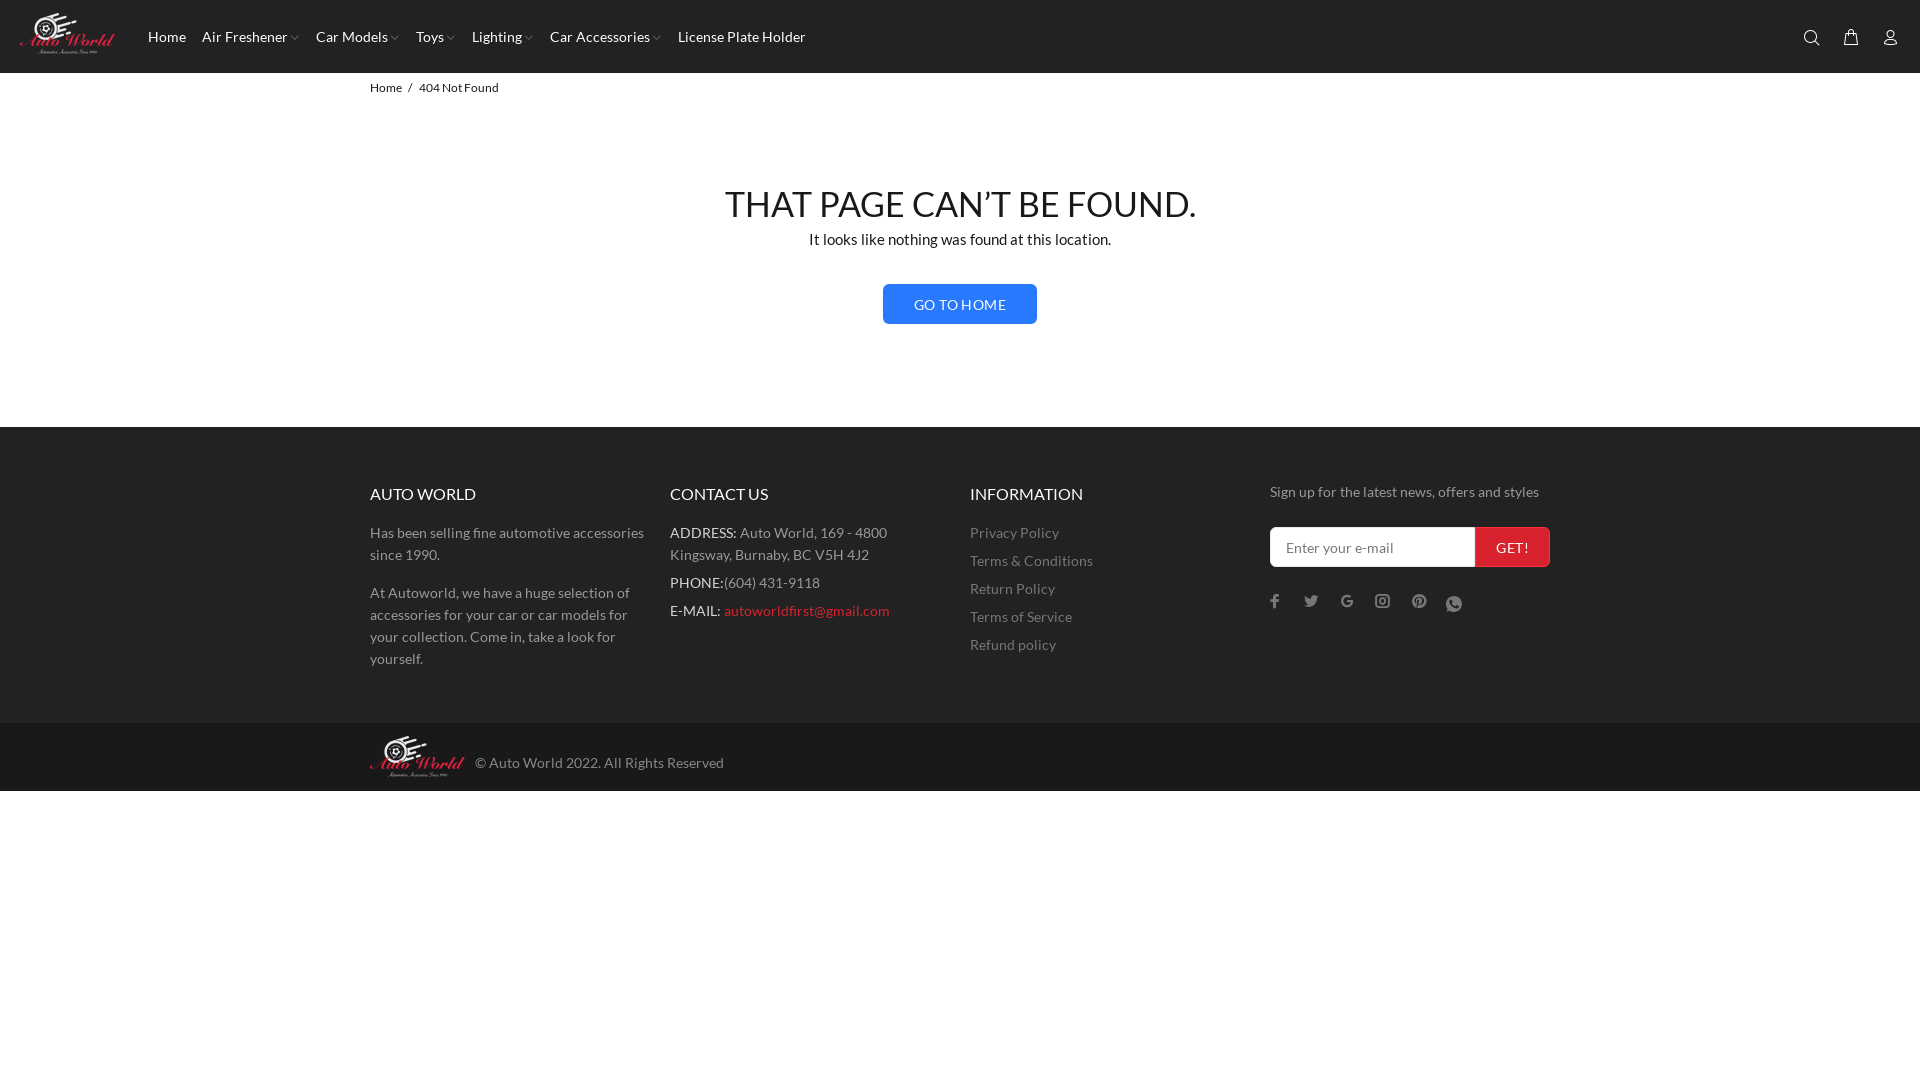  I want to click on 'Car Accessories', so click(604, 36).